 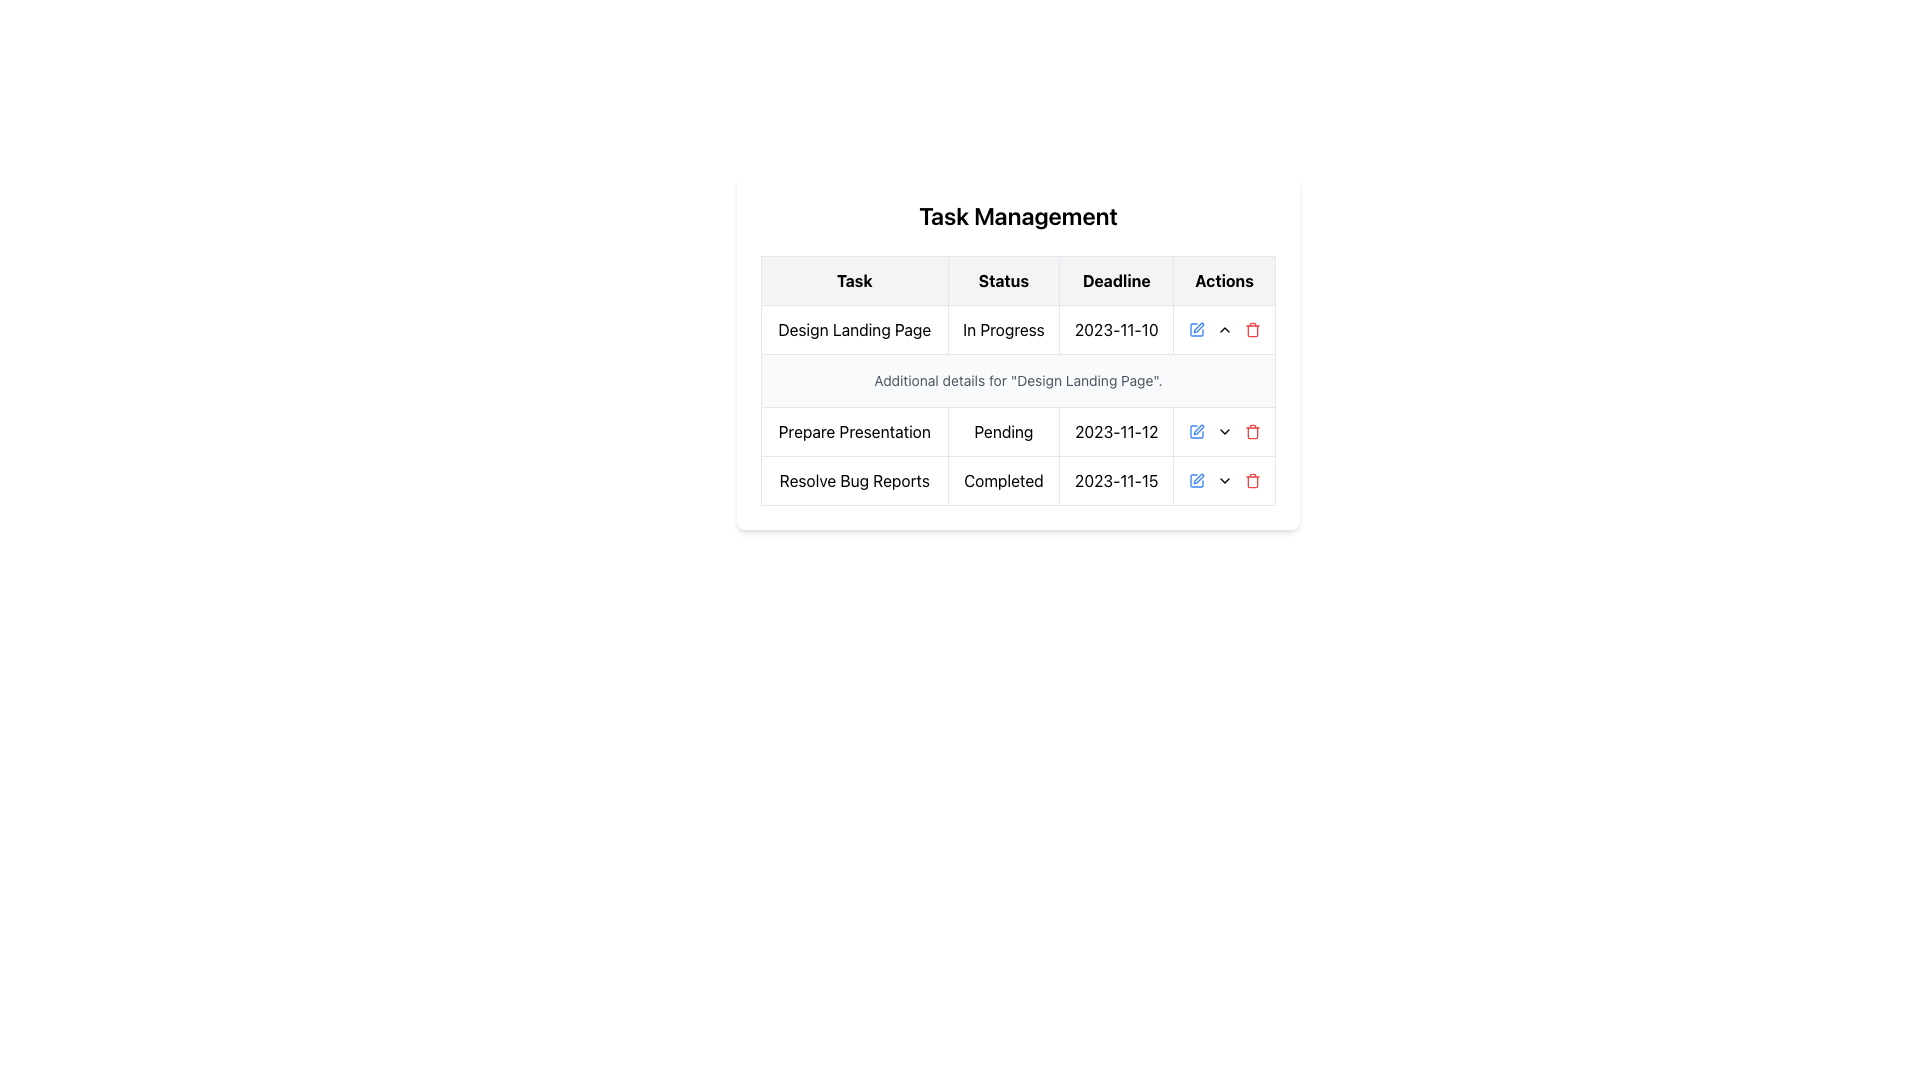 I want to click on the Text Label that displays the current status of the task 'Resolve Bug Reports' in the 'Status' column of the table, so click(x=1003, y=481).